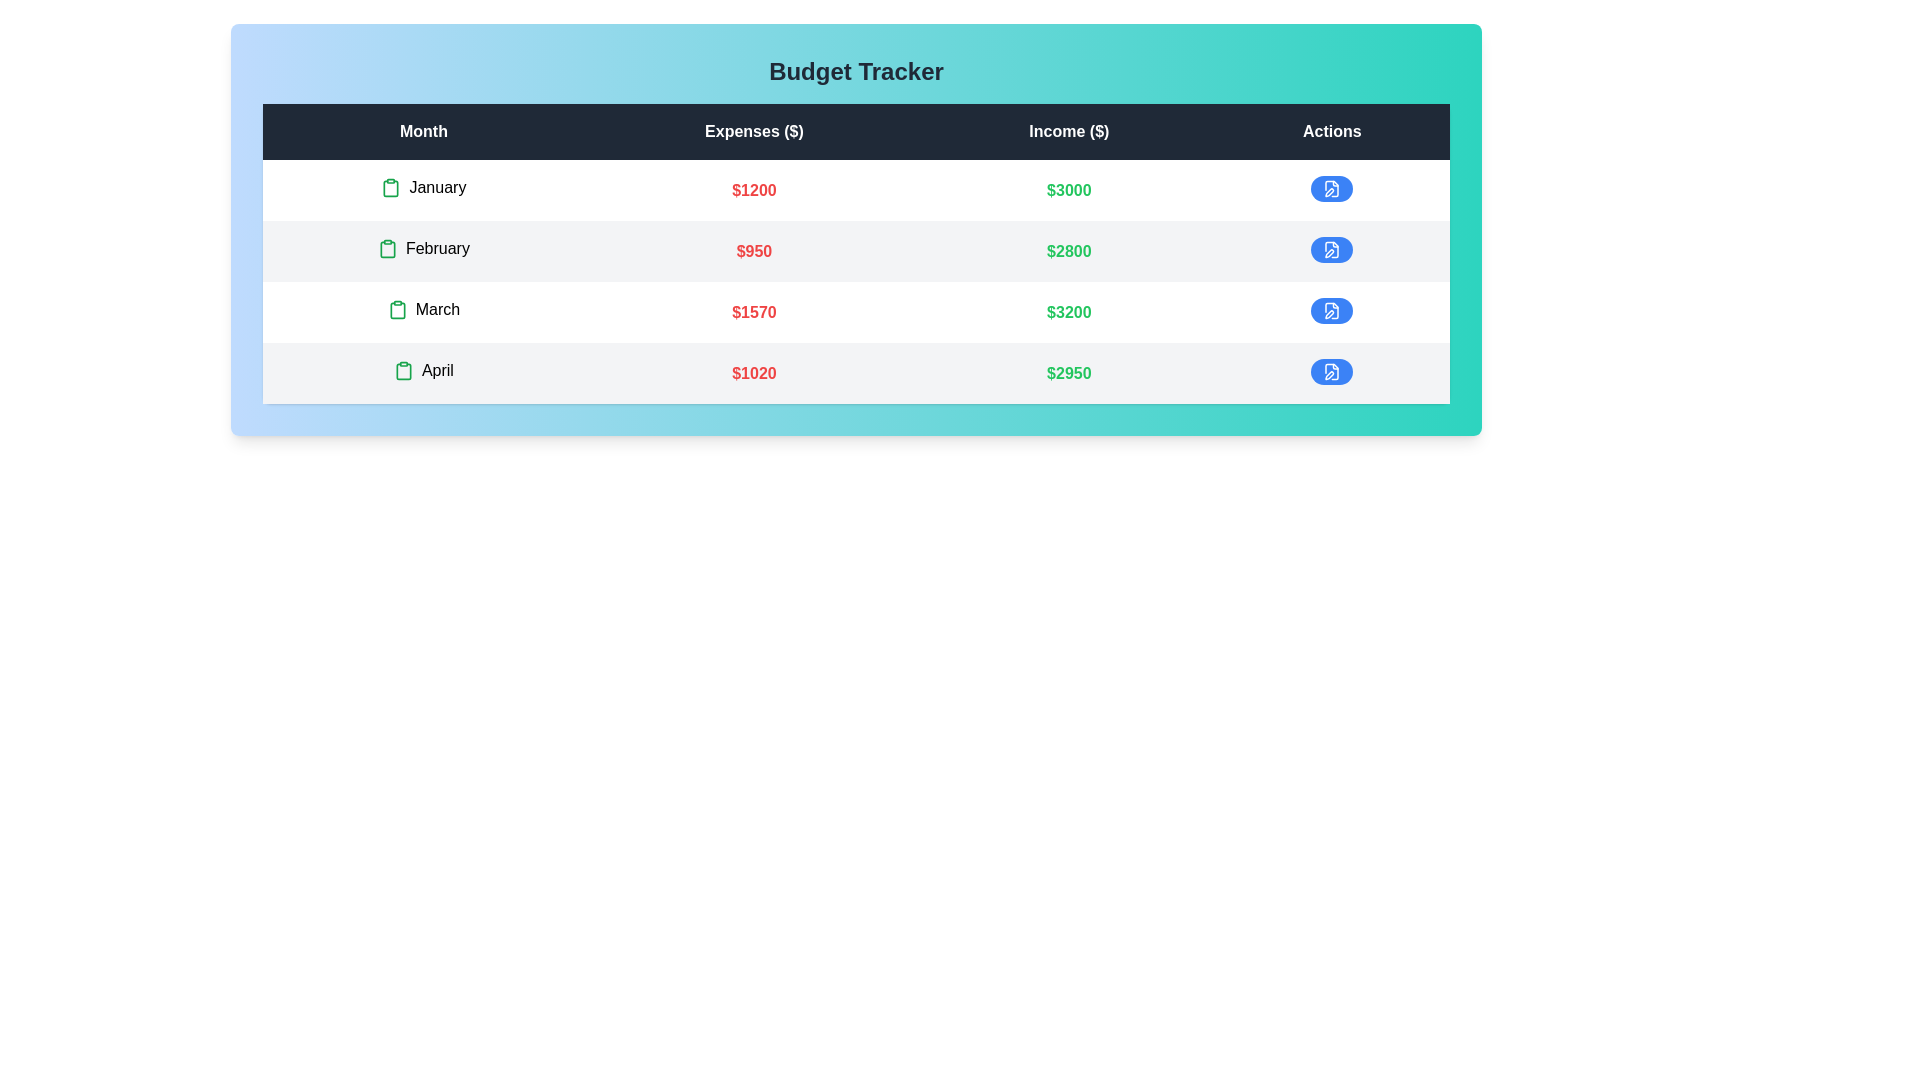 This screenshot has height=1080, width=1920. What do you see at coordinates (1331, 311) in the screenshot?
I see `action button for the March row` at bounding box center [1331, 311].